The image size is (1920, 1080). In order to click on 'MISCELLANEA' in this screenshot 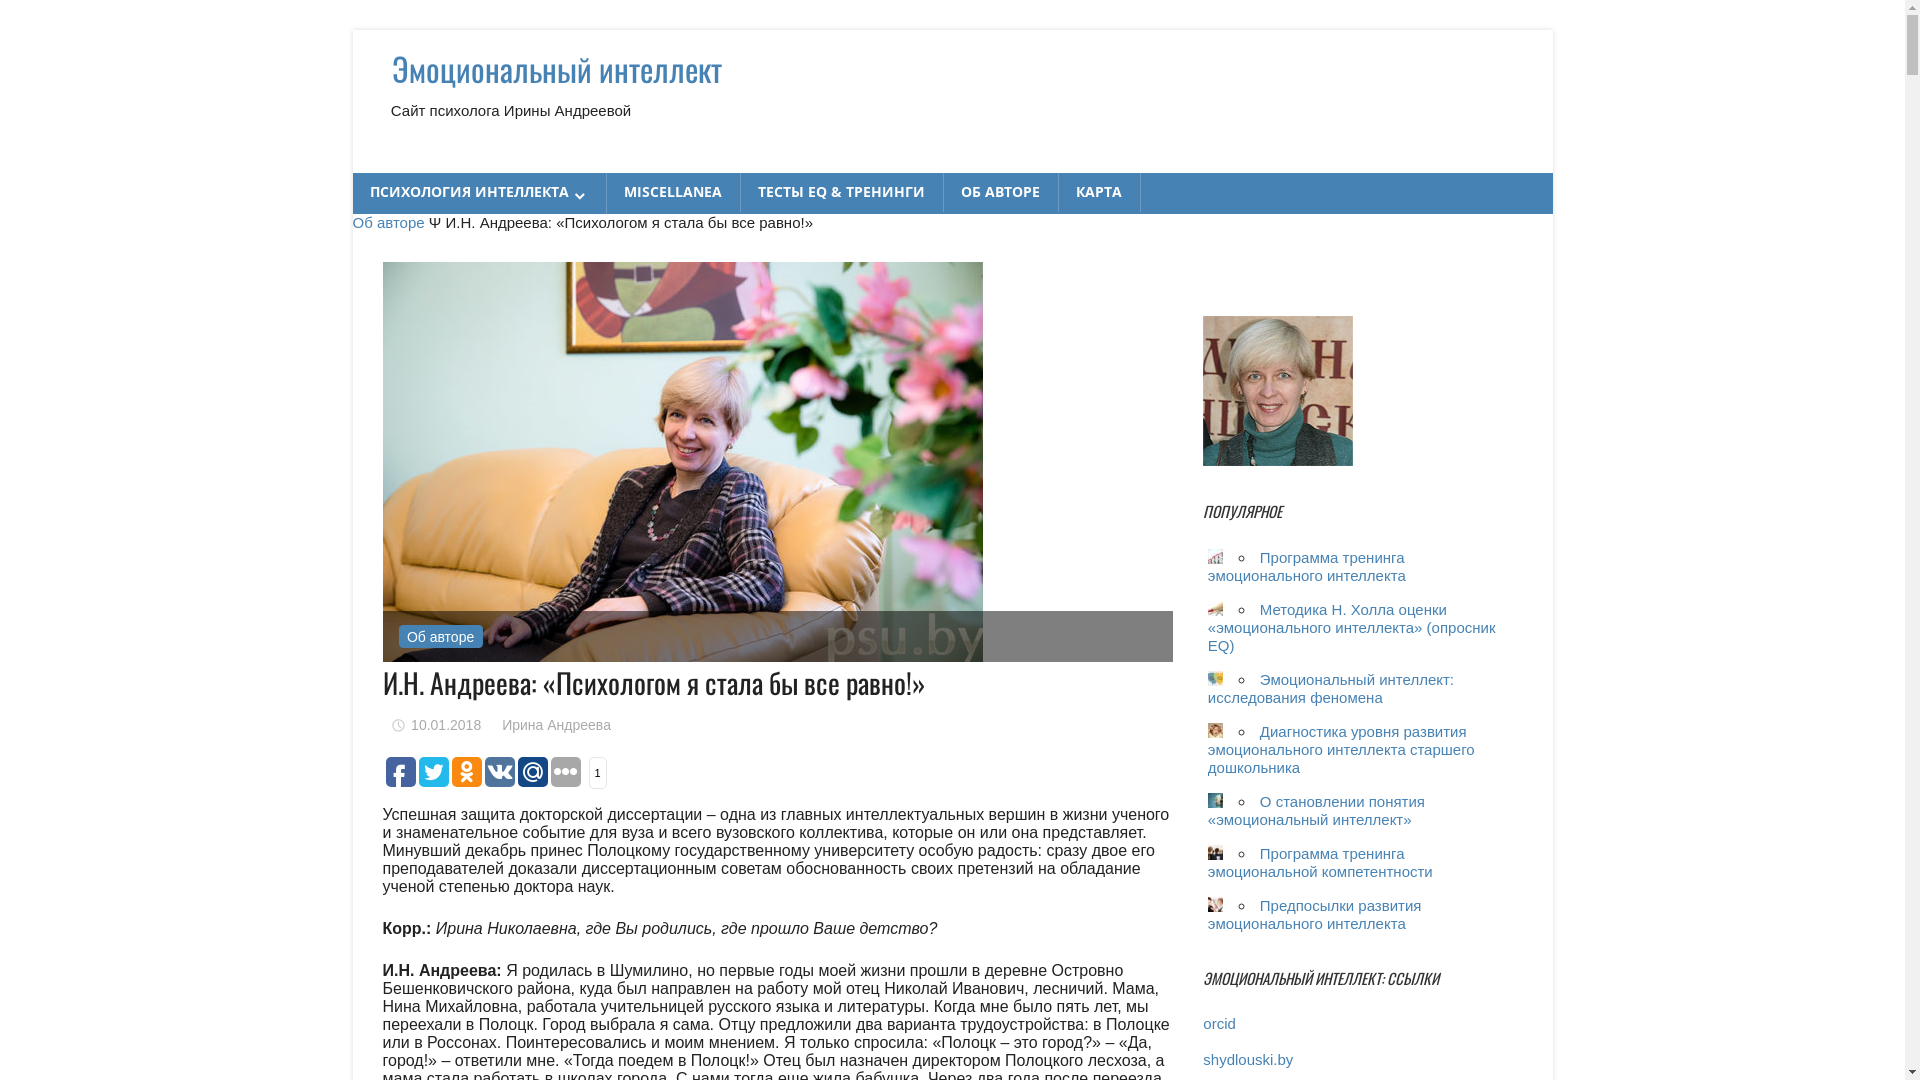, I will do `click(605, 191)`.